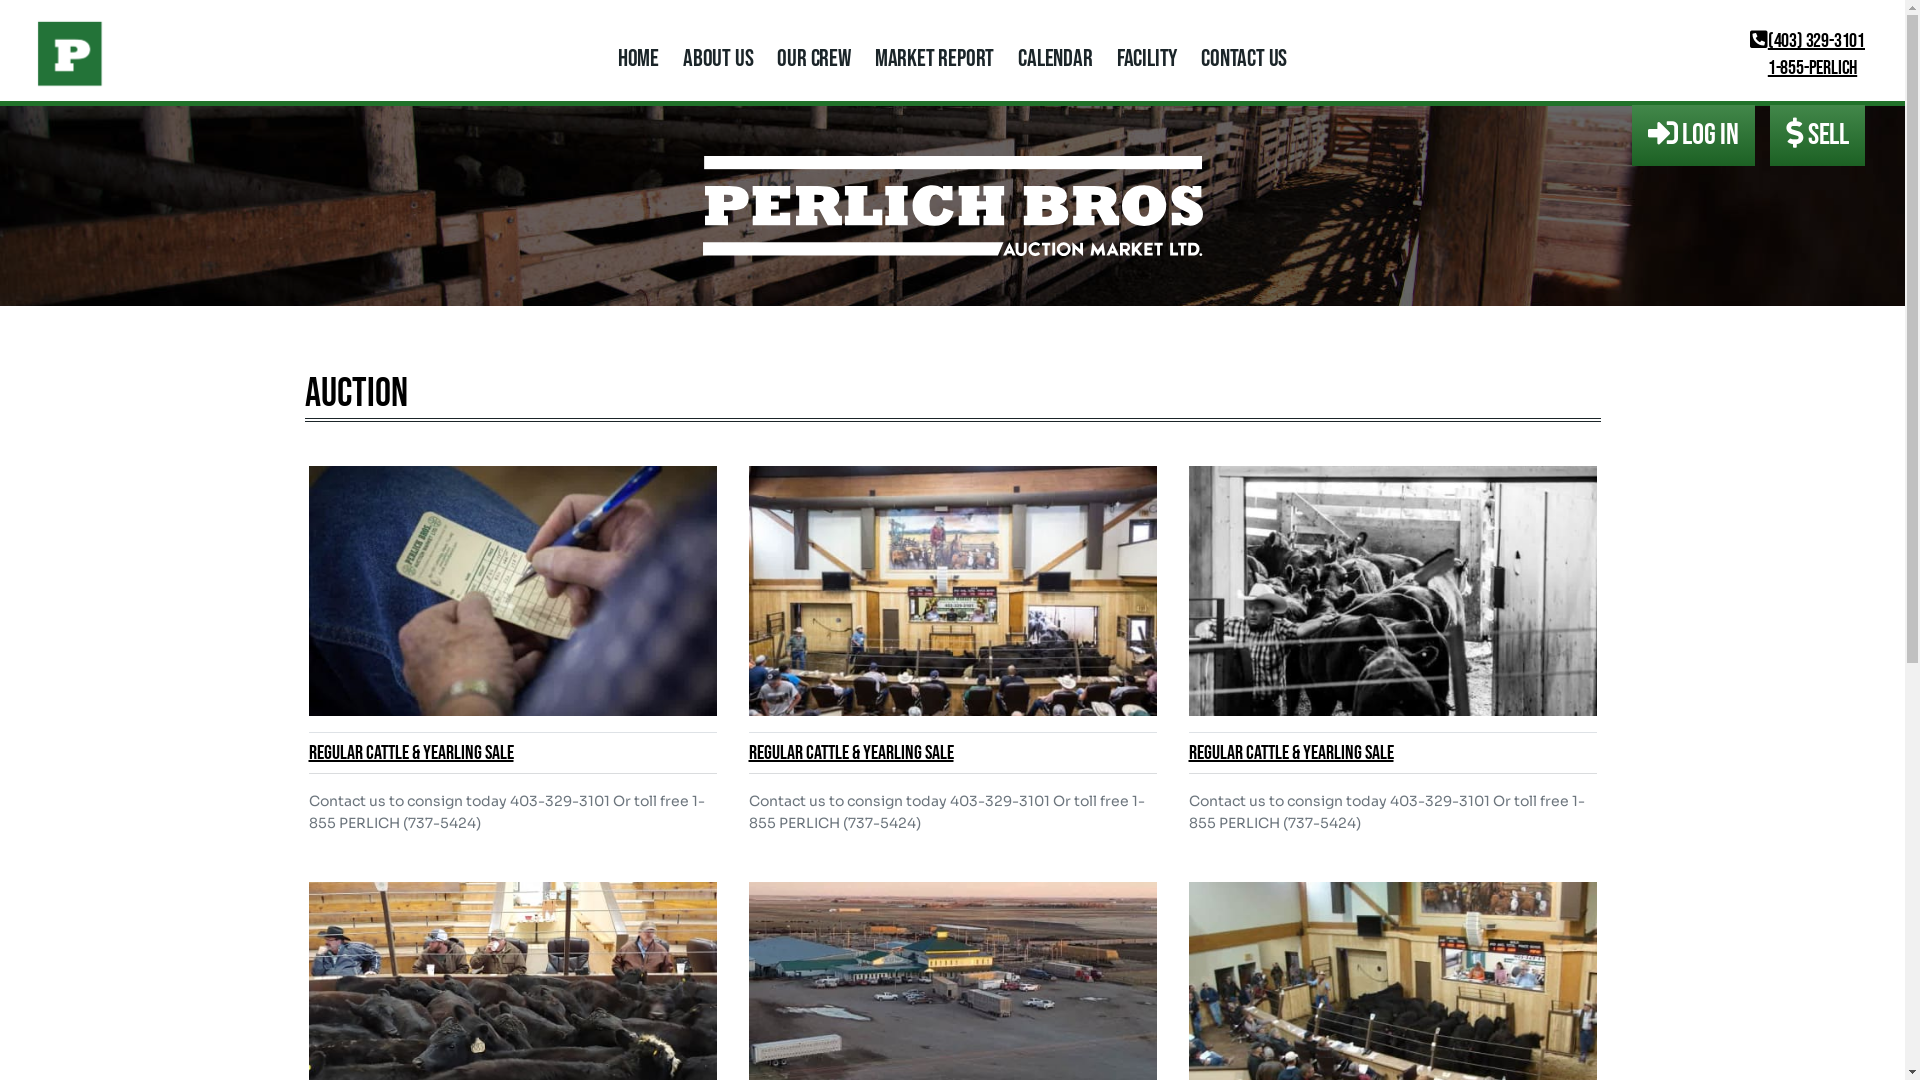 The image size is (1920, 1080). Describe the element at coordinates (813, 57) in the screenshot. I see `'OUR CREW'` at that location.